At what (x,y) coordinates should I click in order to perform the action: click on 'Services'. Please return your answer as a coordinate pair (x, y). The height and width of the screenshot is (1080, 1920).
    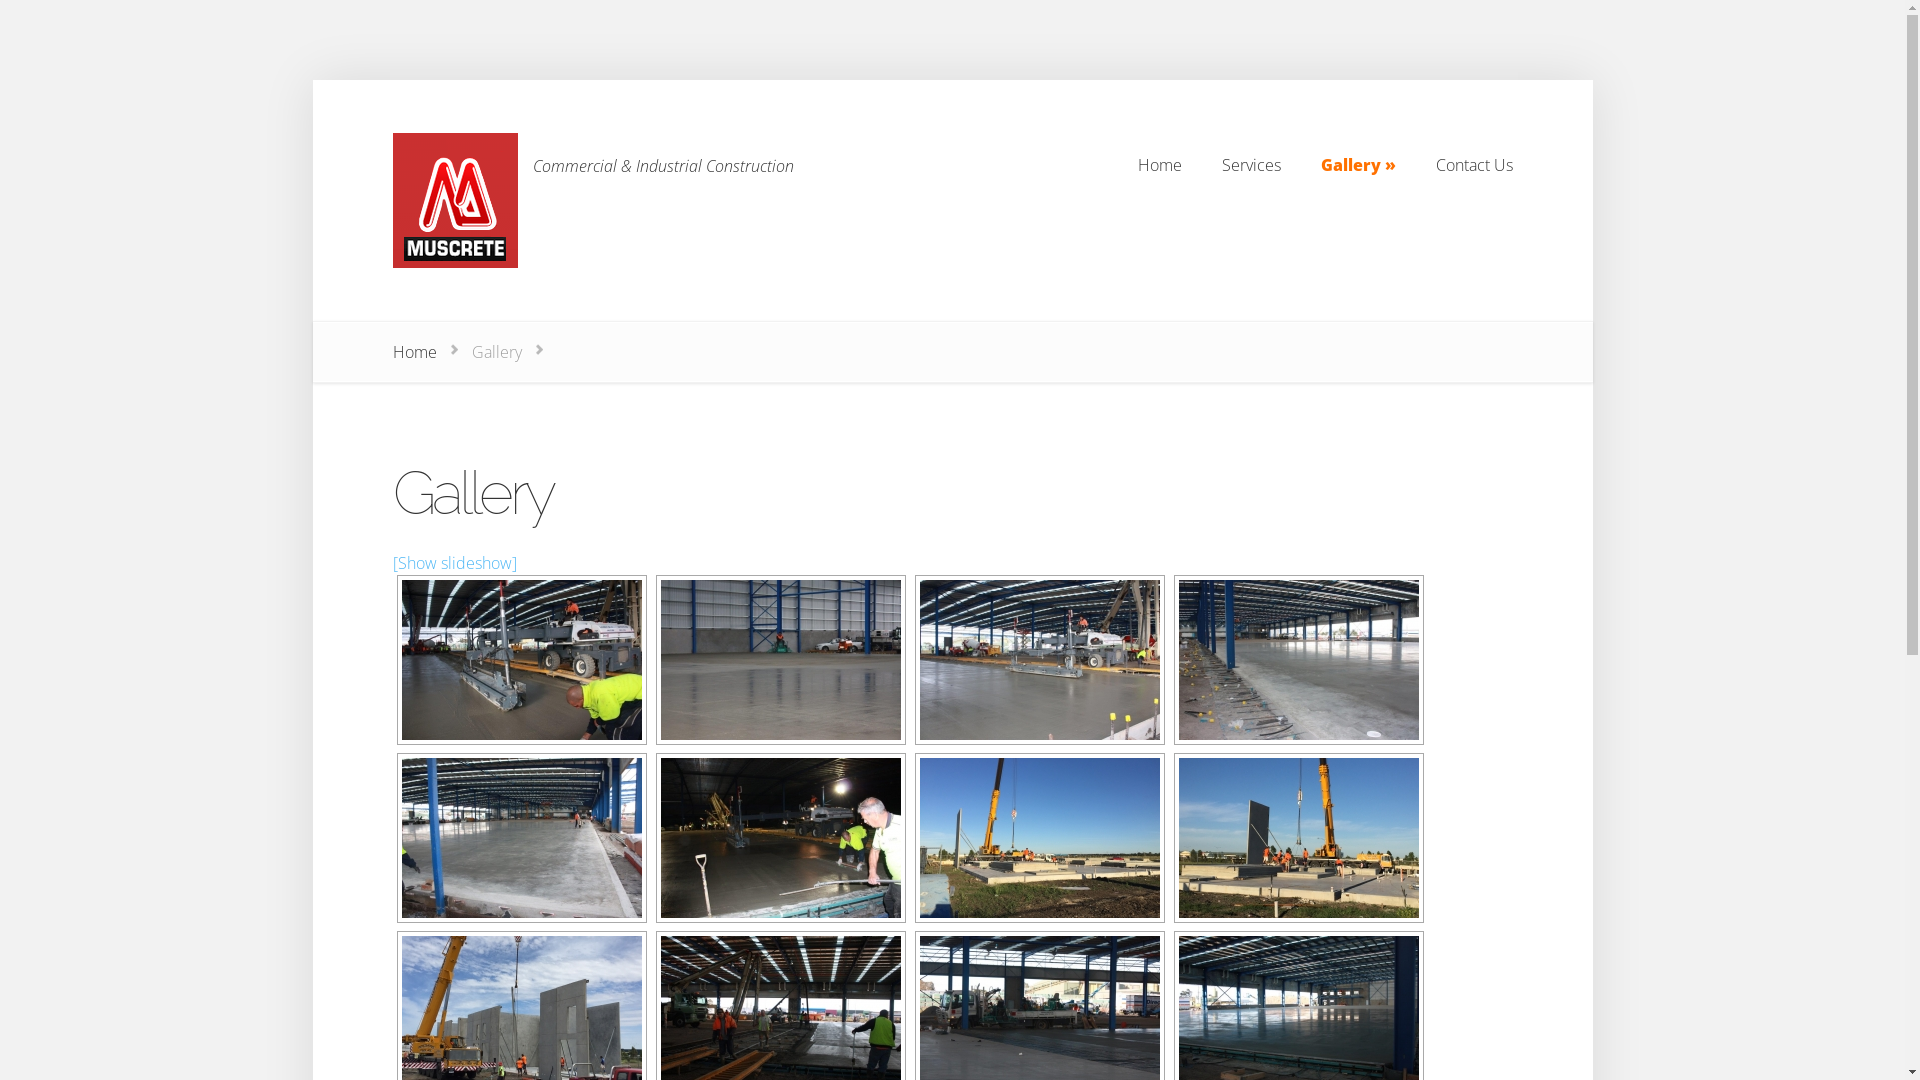
    Looking at the image, I should click on (1250, 164).